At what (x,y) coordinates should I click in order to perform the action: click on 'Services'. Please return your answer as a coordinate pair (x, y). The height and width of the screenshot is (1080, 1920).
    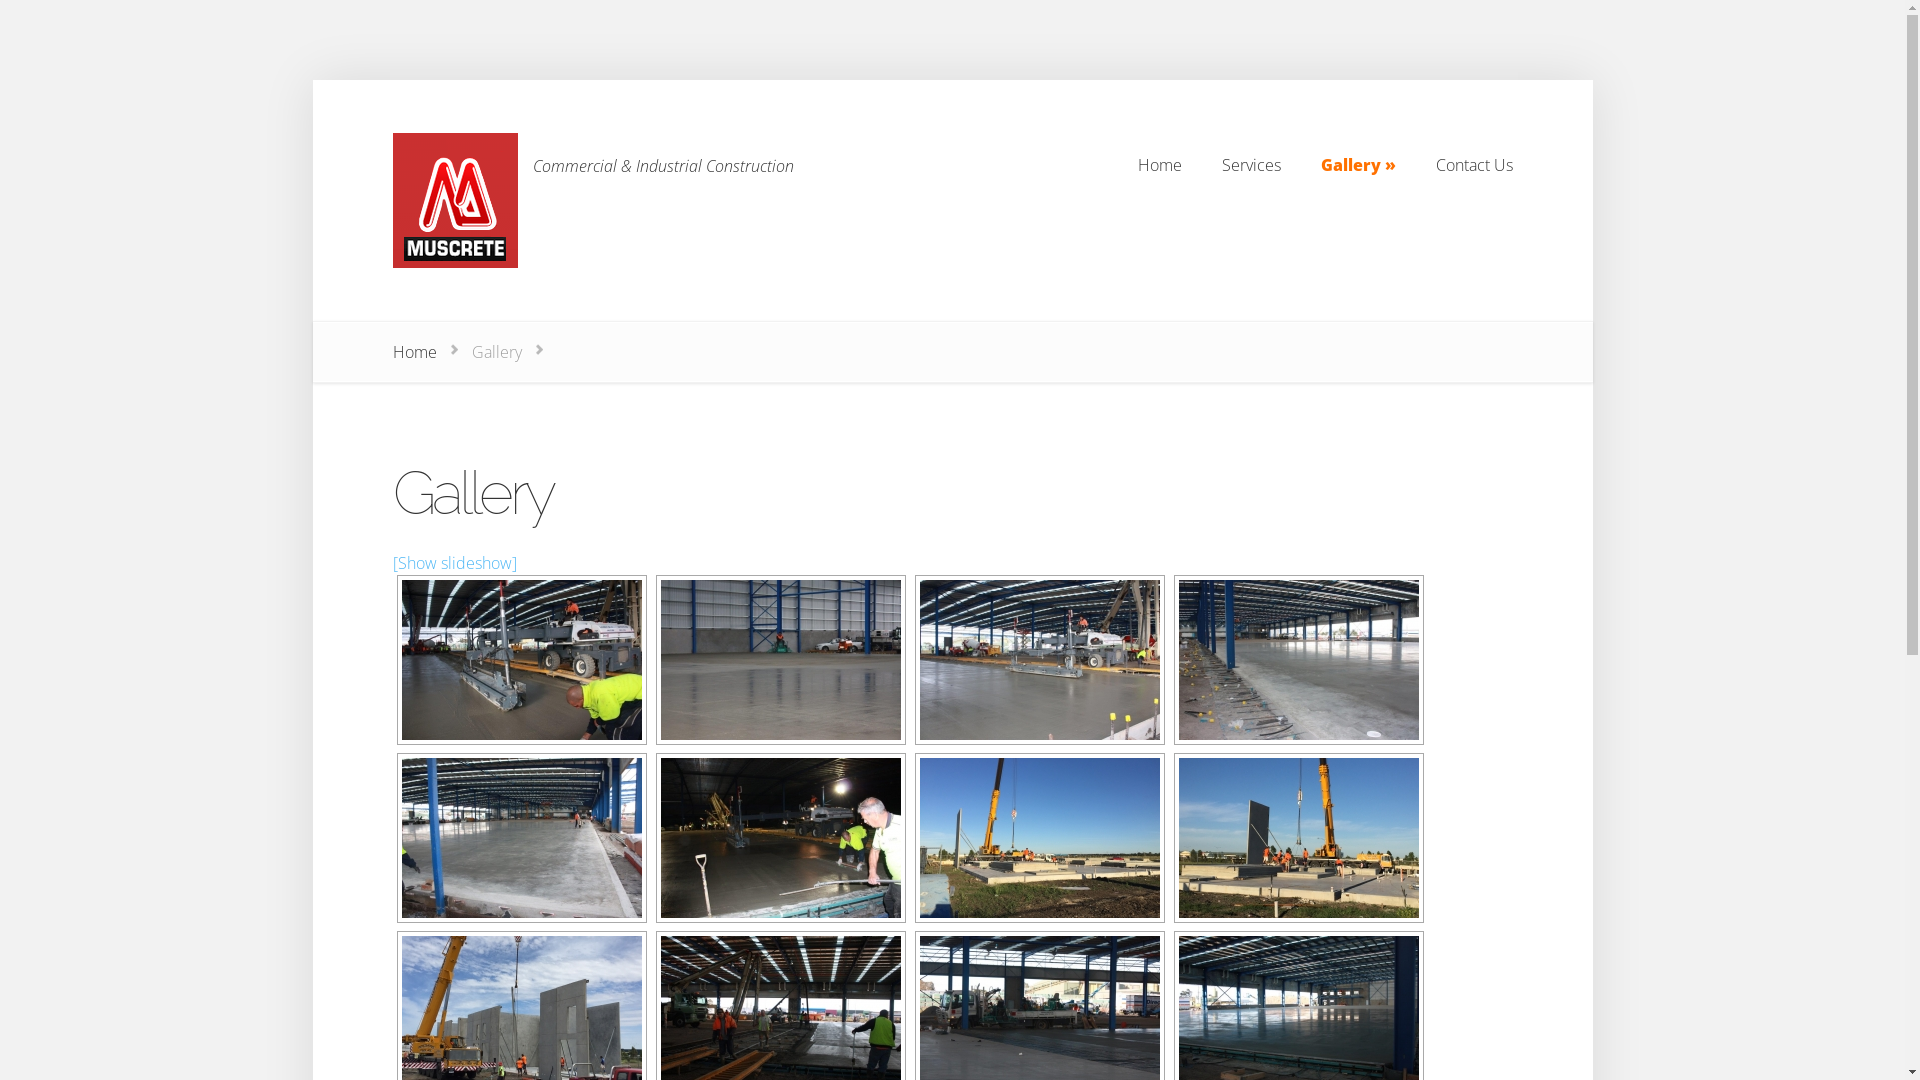
    Looking at the image, I should click on (1250, 164).